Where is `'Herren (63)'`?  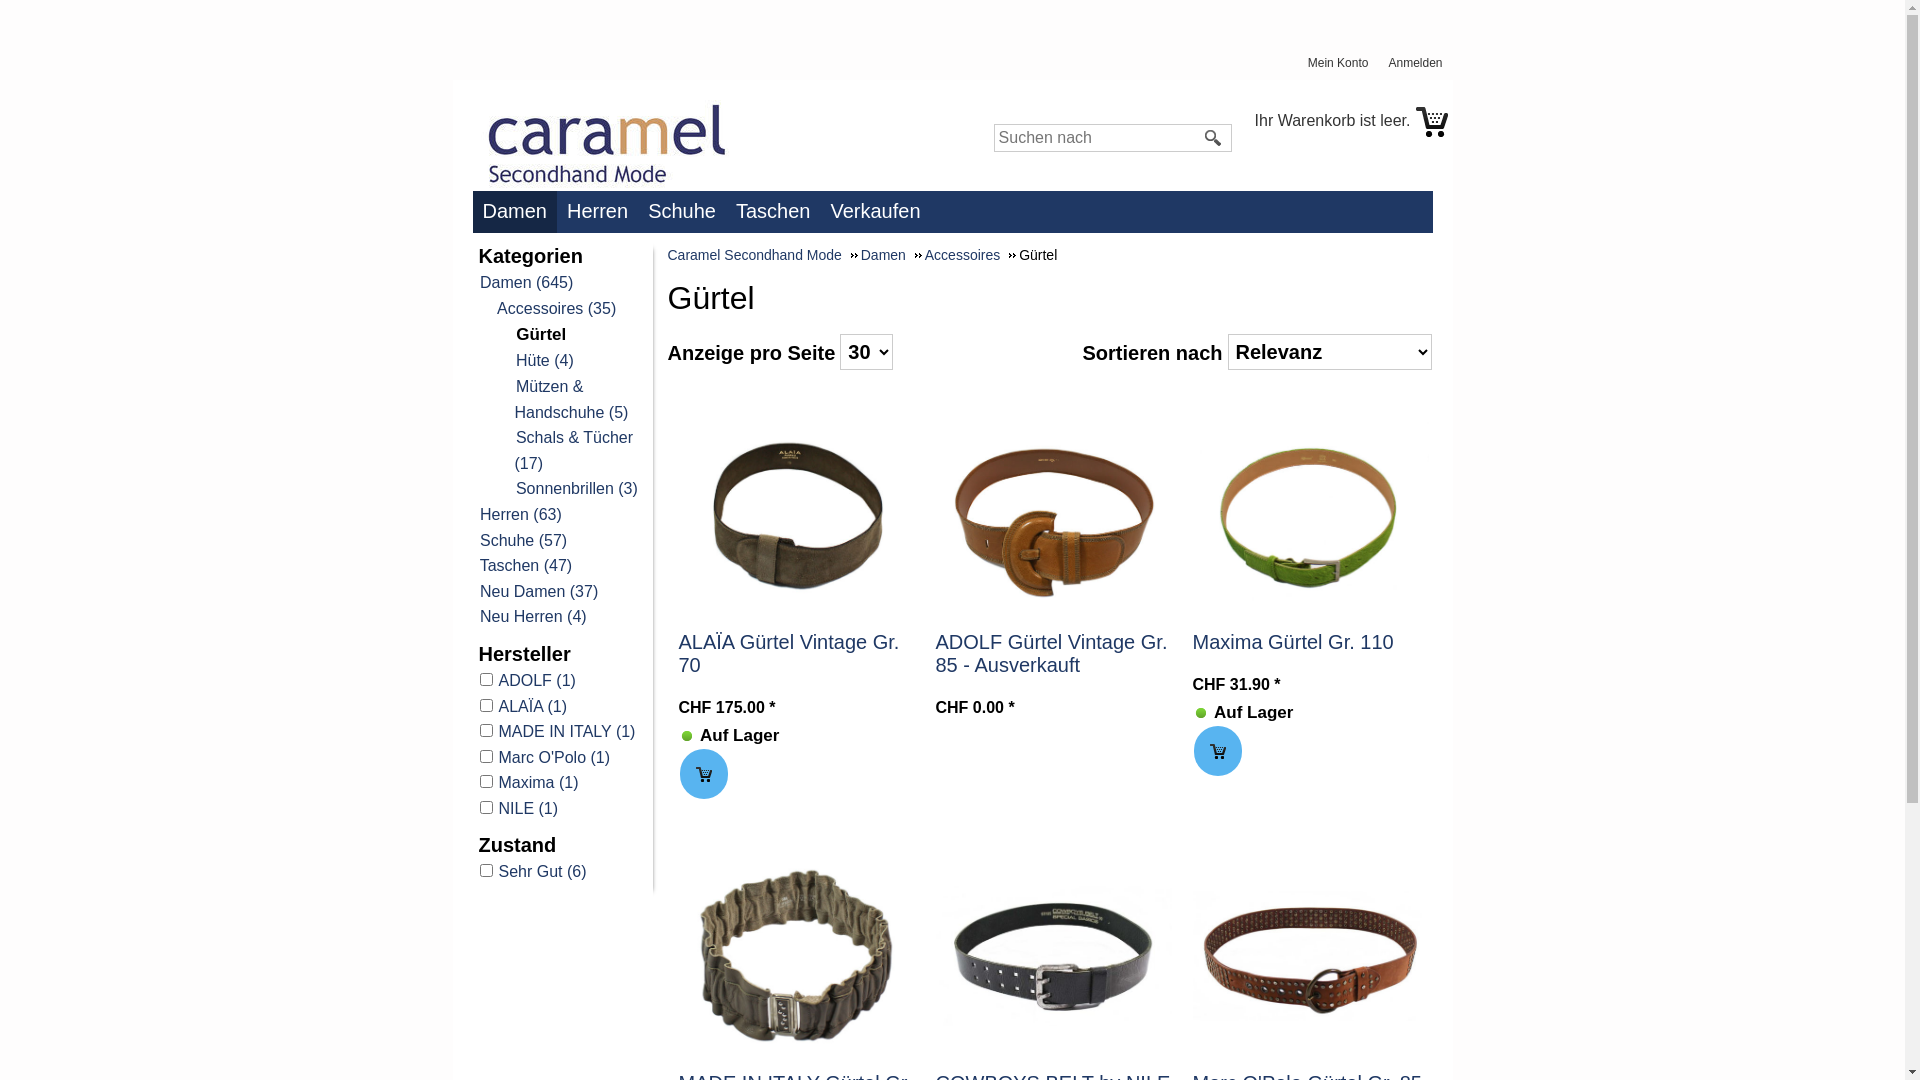 'Herren (63)' is located at coordinates (519, 513).